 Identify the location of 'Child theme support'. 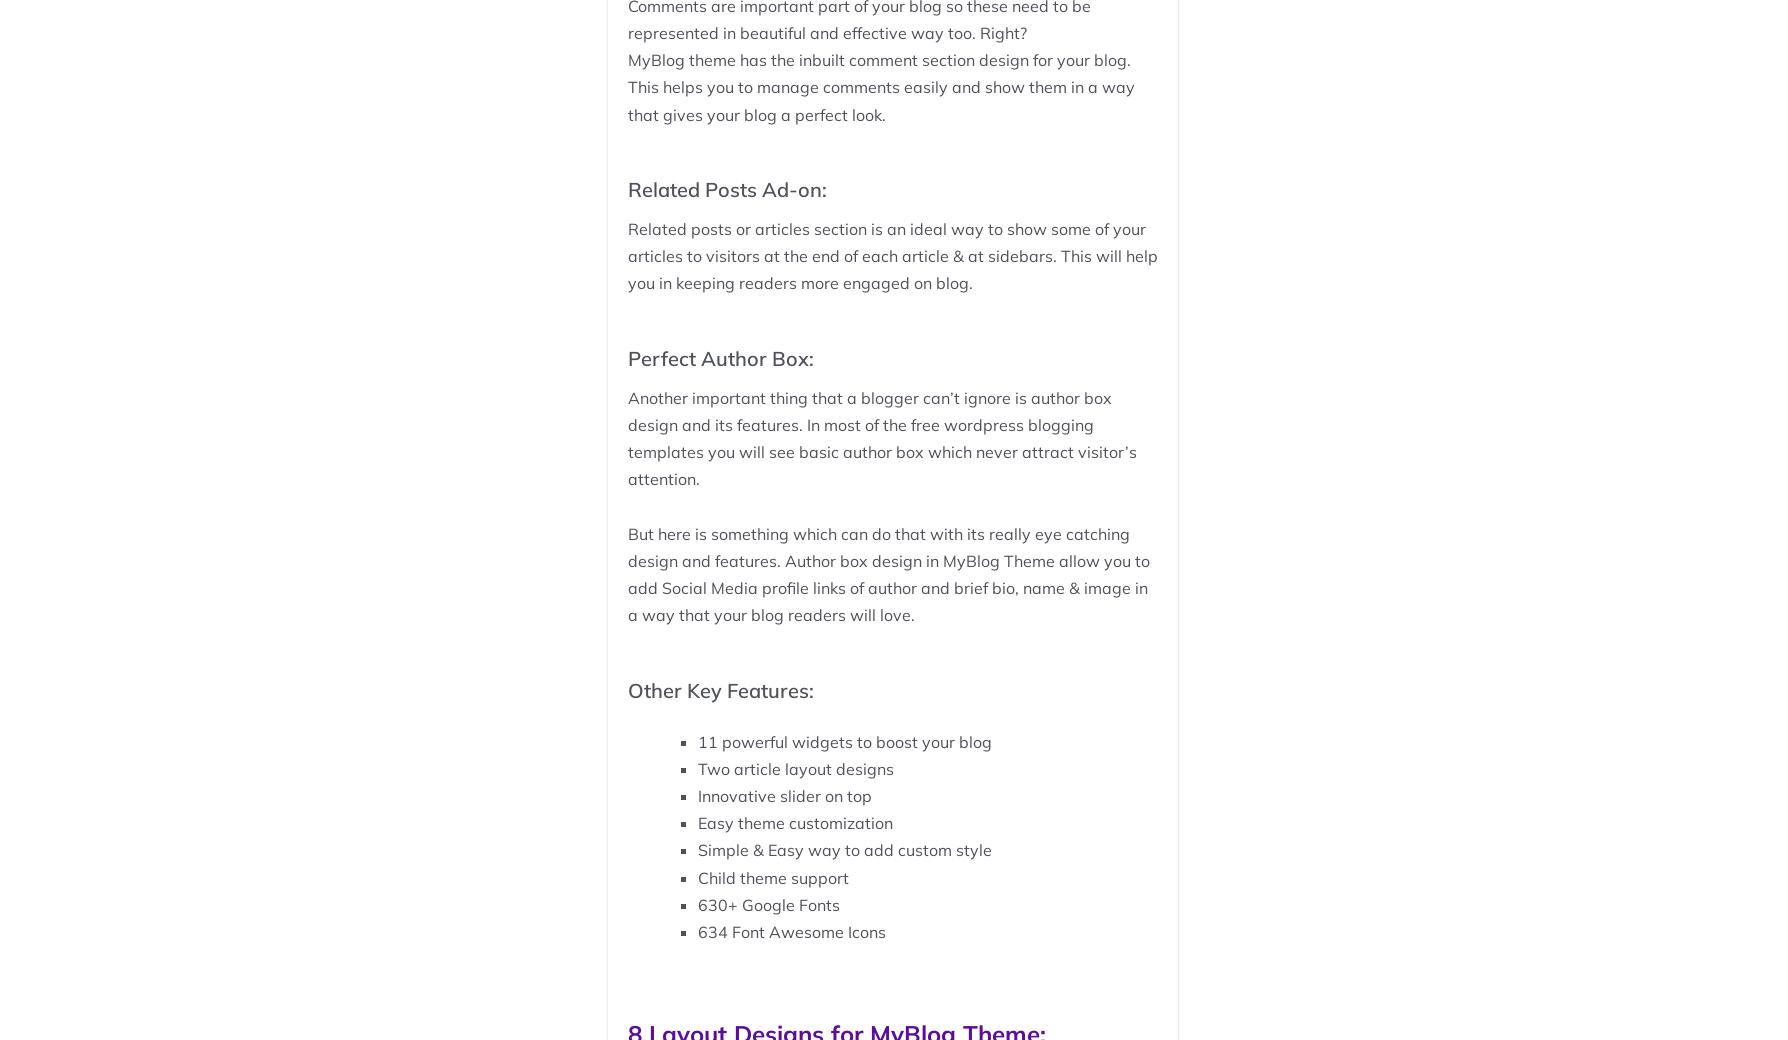
(771, 876).